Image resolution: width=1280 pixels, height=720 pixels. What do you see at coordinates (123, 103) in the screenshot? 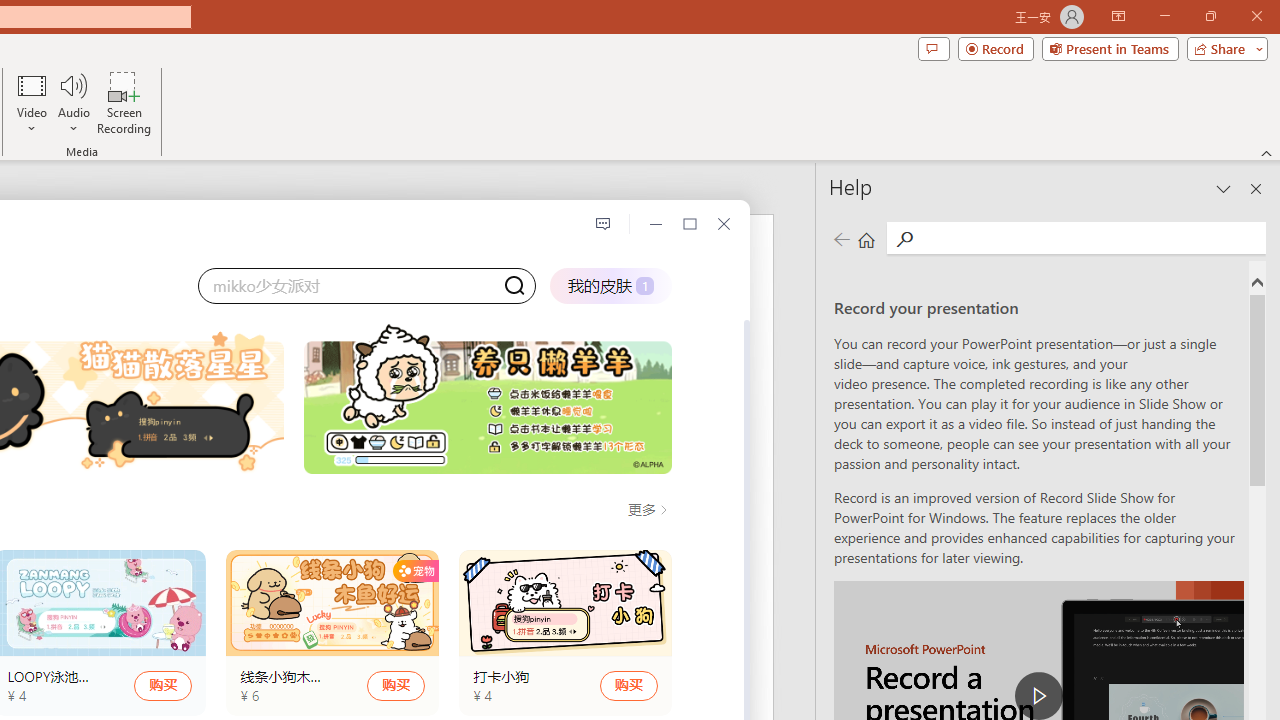
I see `'Screen Recording...'` at bounding box center [123, 103].